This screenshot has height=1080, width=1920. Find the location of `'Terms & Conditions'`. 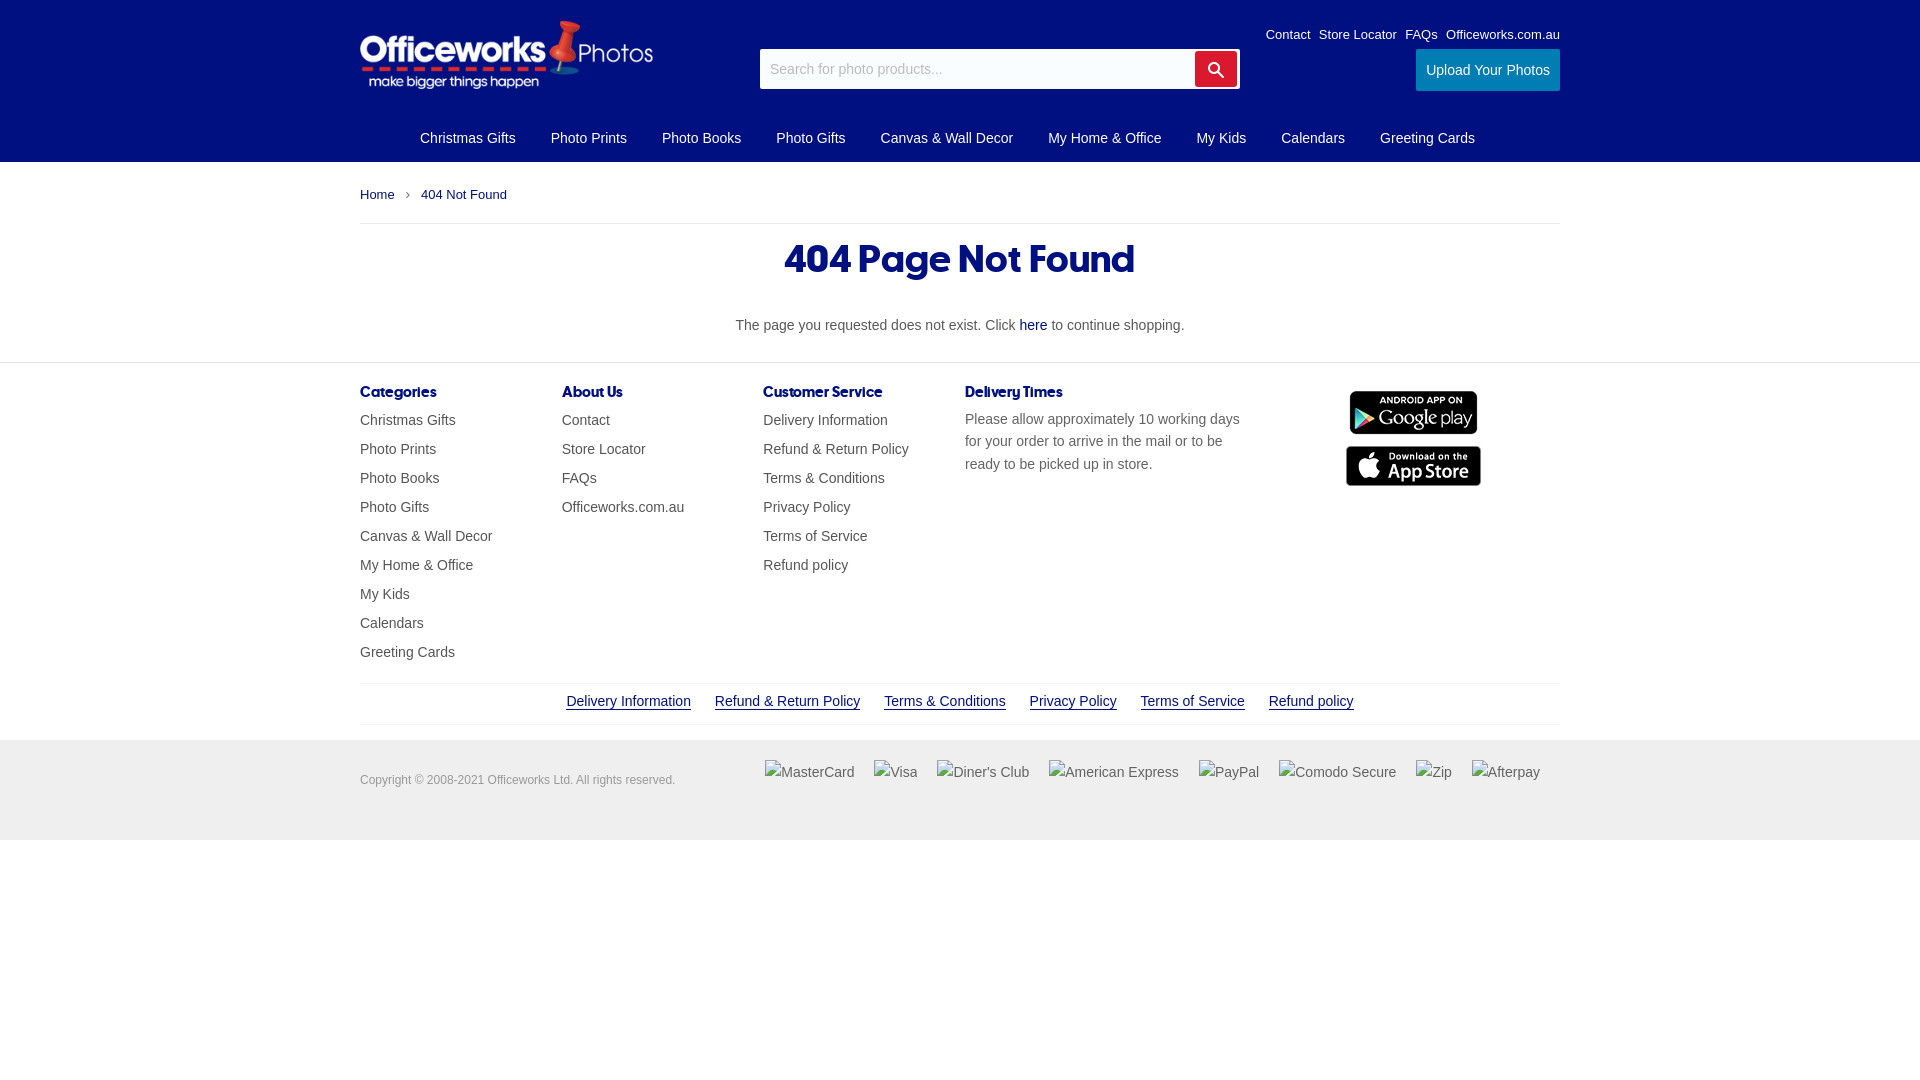

'Terms & Conditions' is located at coordinates (943, 700).